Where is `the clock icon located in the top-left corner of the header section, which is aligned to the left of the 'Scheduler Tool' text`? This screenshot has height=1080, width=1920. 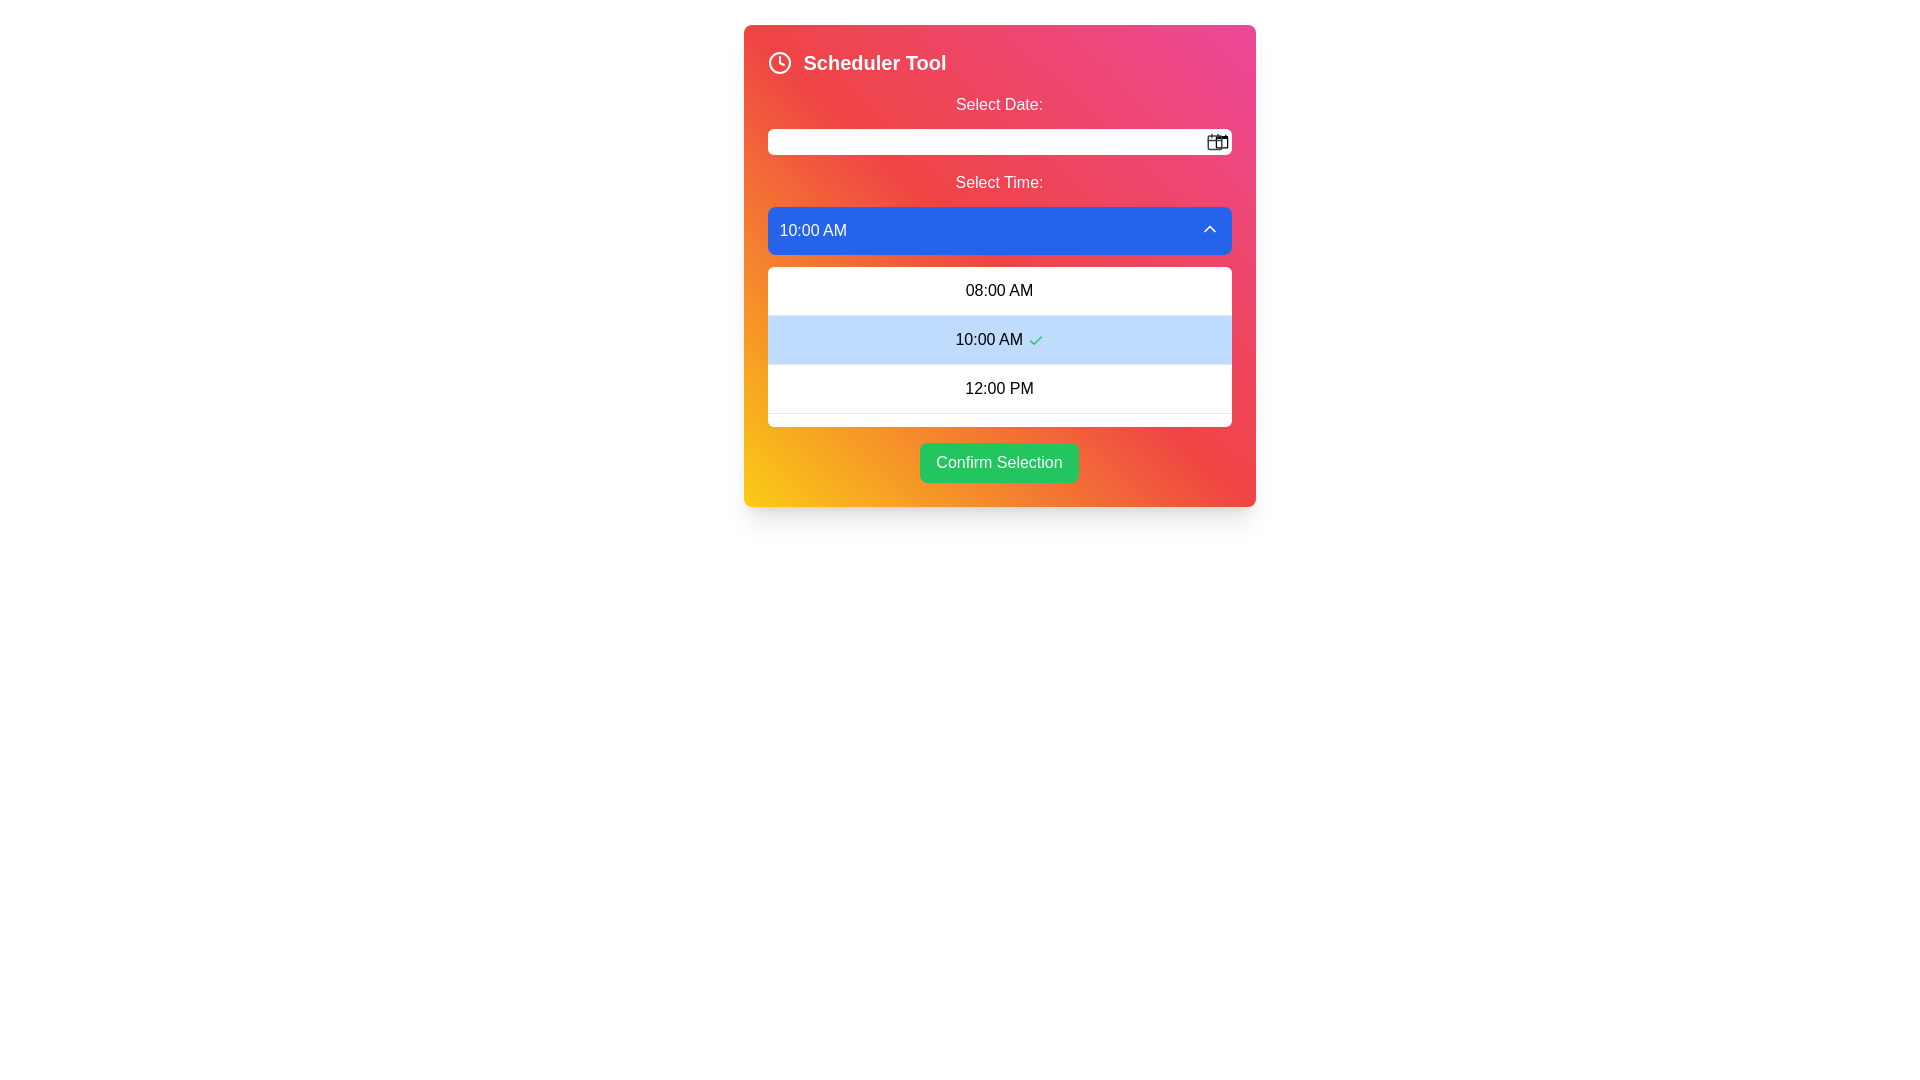
the clock icon located in the top-left corner of the header section, which is aligned to the left of the 'Scheduler Tool' text is located at coordinates (778, 61).